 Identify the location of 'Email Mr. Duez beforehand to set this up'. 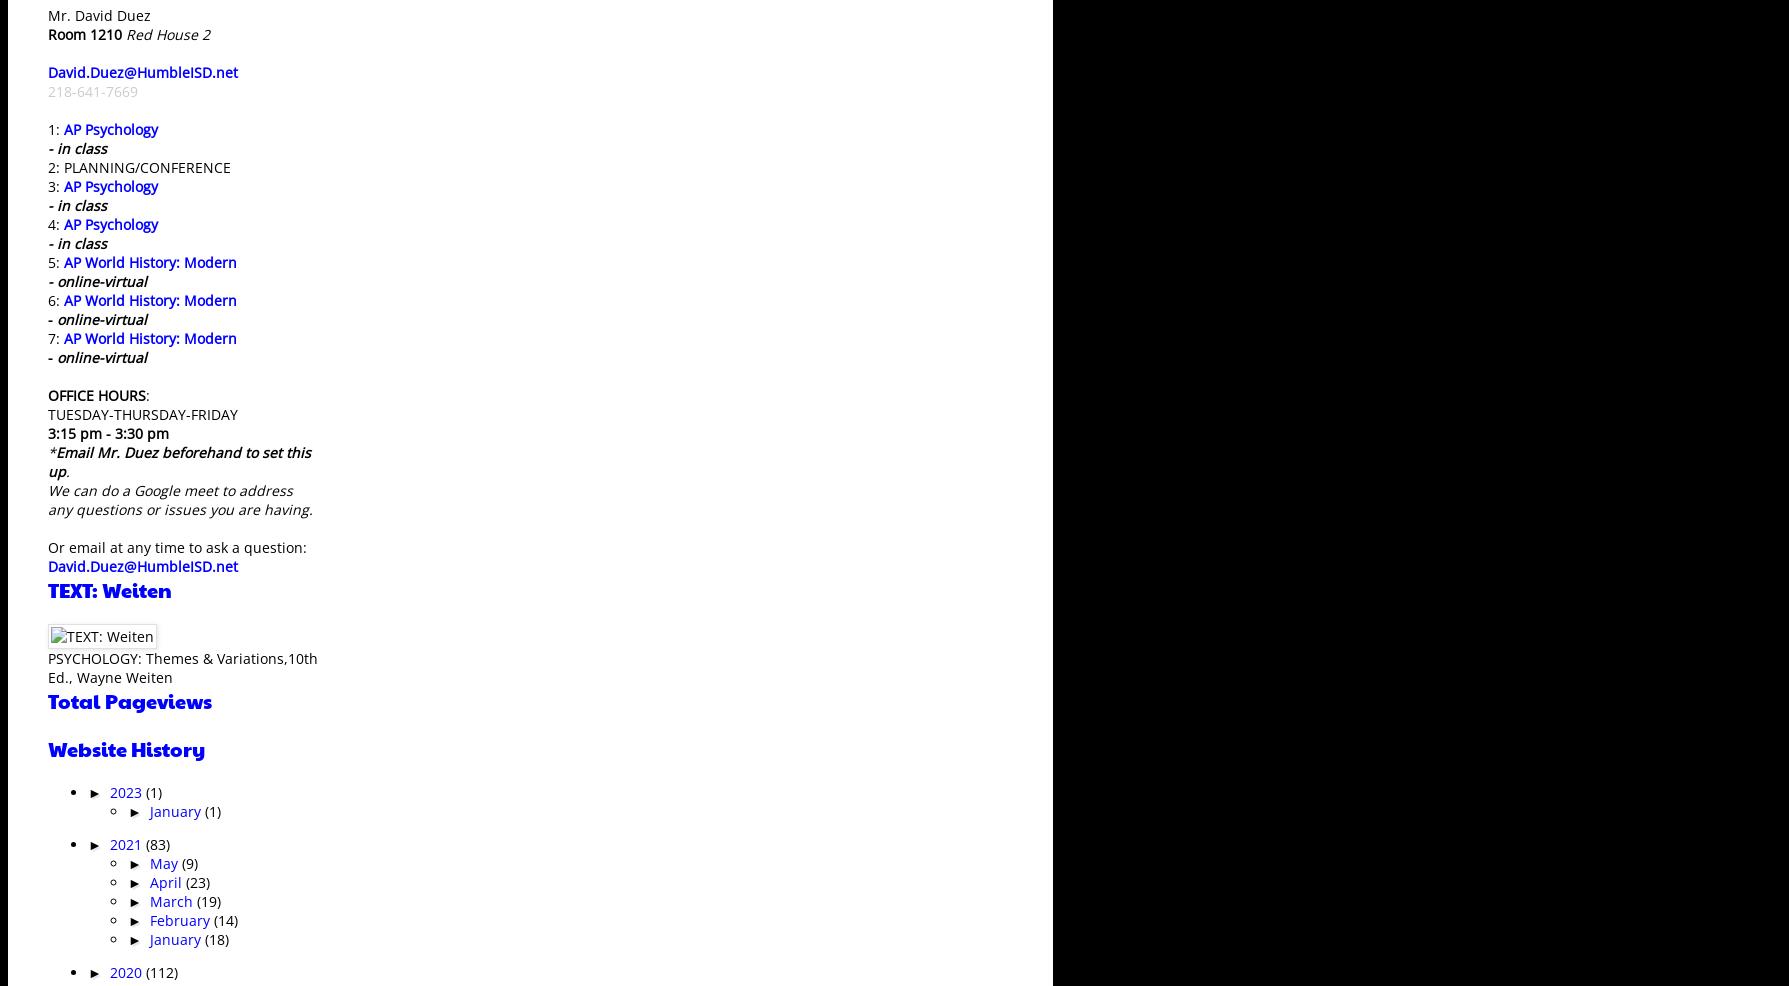
(179, 460).